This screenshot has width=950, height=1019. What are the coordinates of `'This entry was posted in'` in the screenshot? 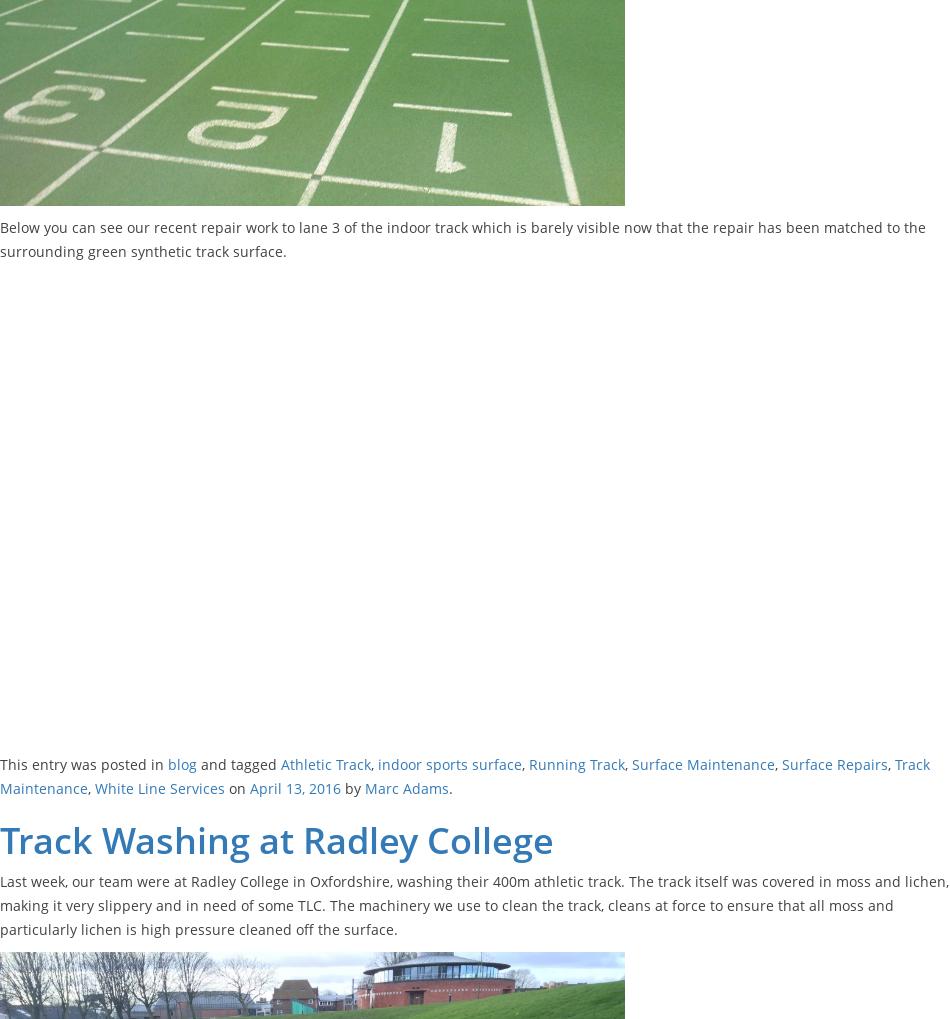 It's located at (83, 762).